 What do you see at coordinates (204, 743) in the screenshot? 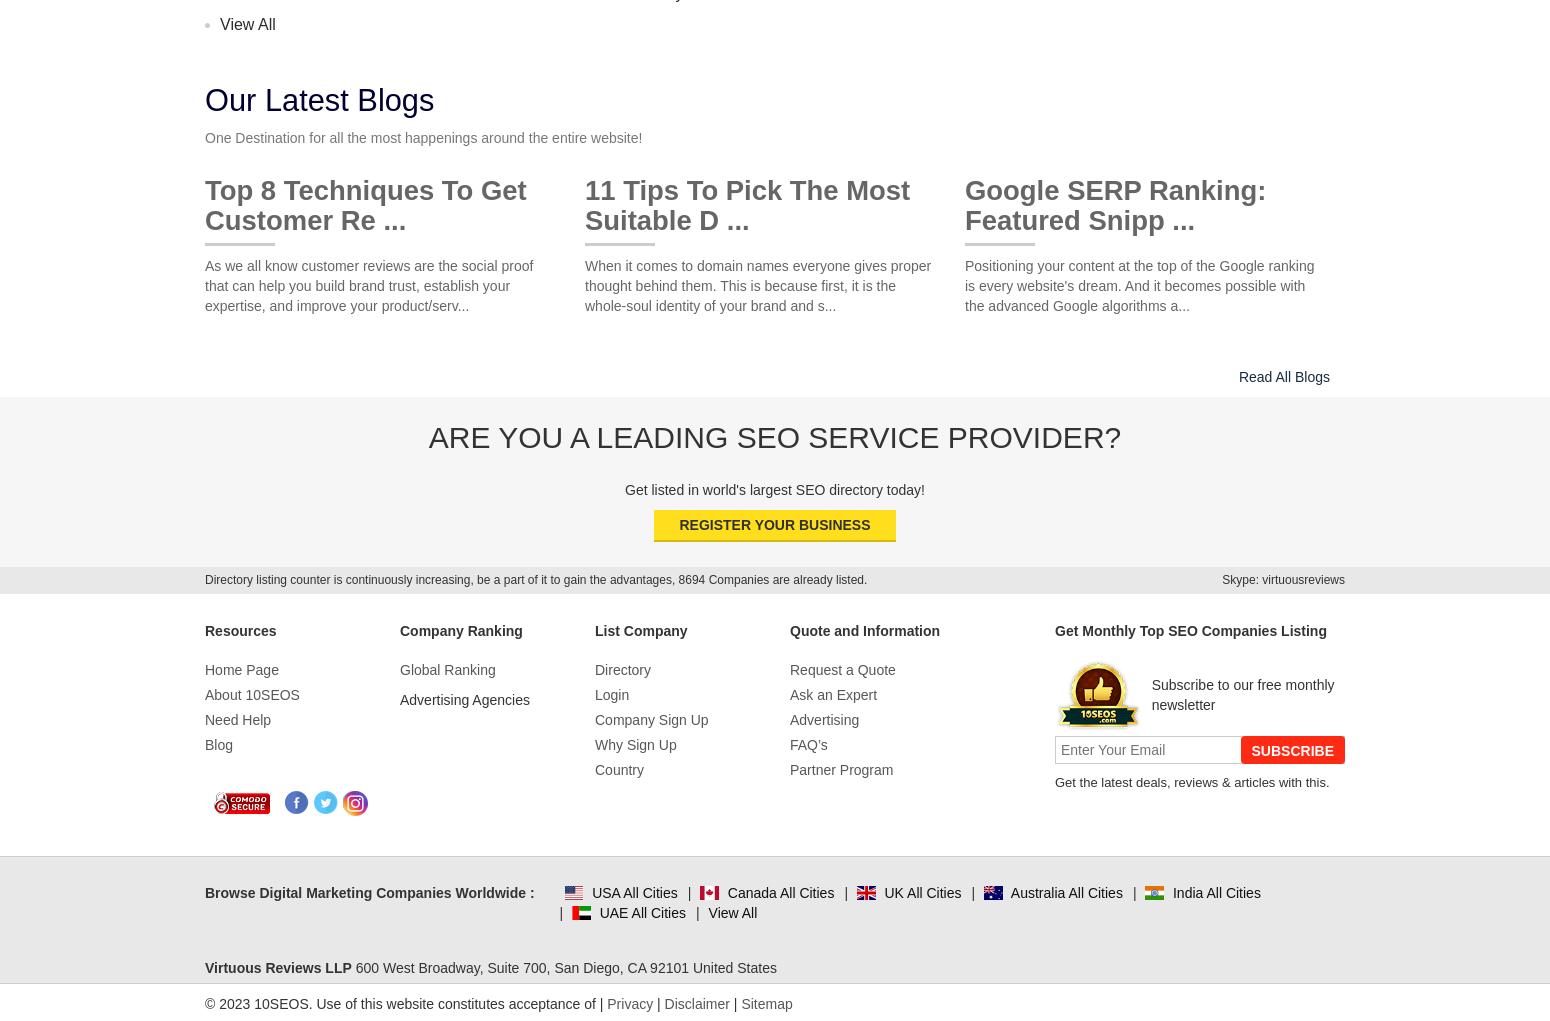
I see `'Blog'` at bounding box center [204, 743].